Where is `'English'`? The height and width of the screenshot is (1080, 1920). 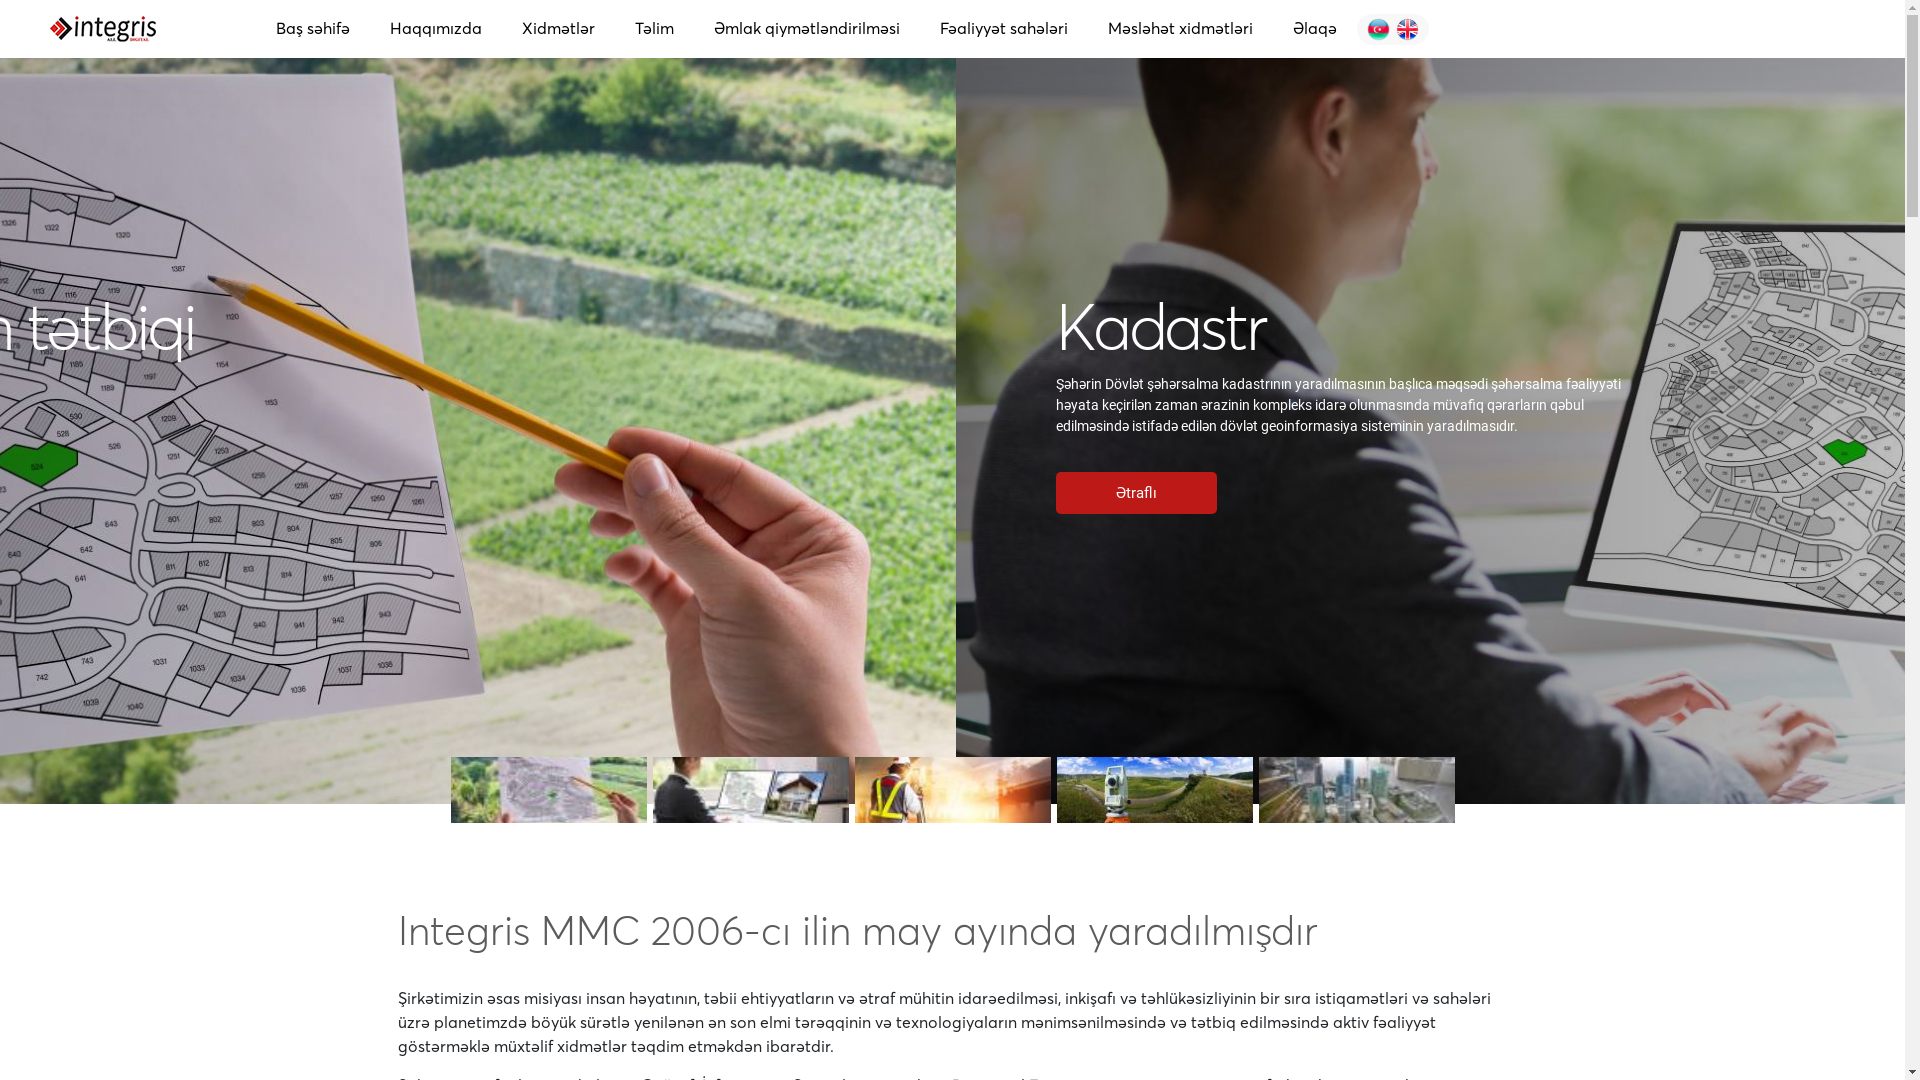 'English' is located at coordinates (1406, 29).